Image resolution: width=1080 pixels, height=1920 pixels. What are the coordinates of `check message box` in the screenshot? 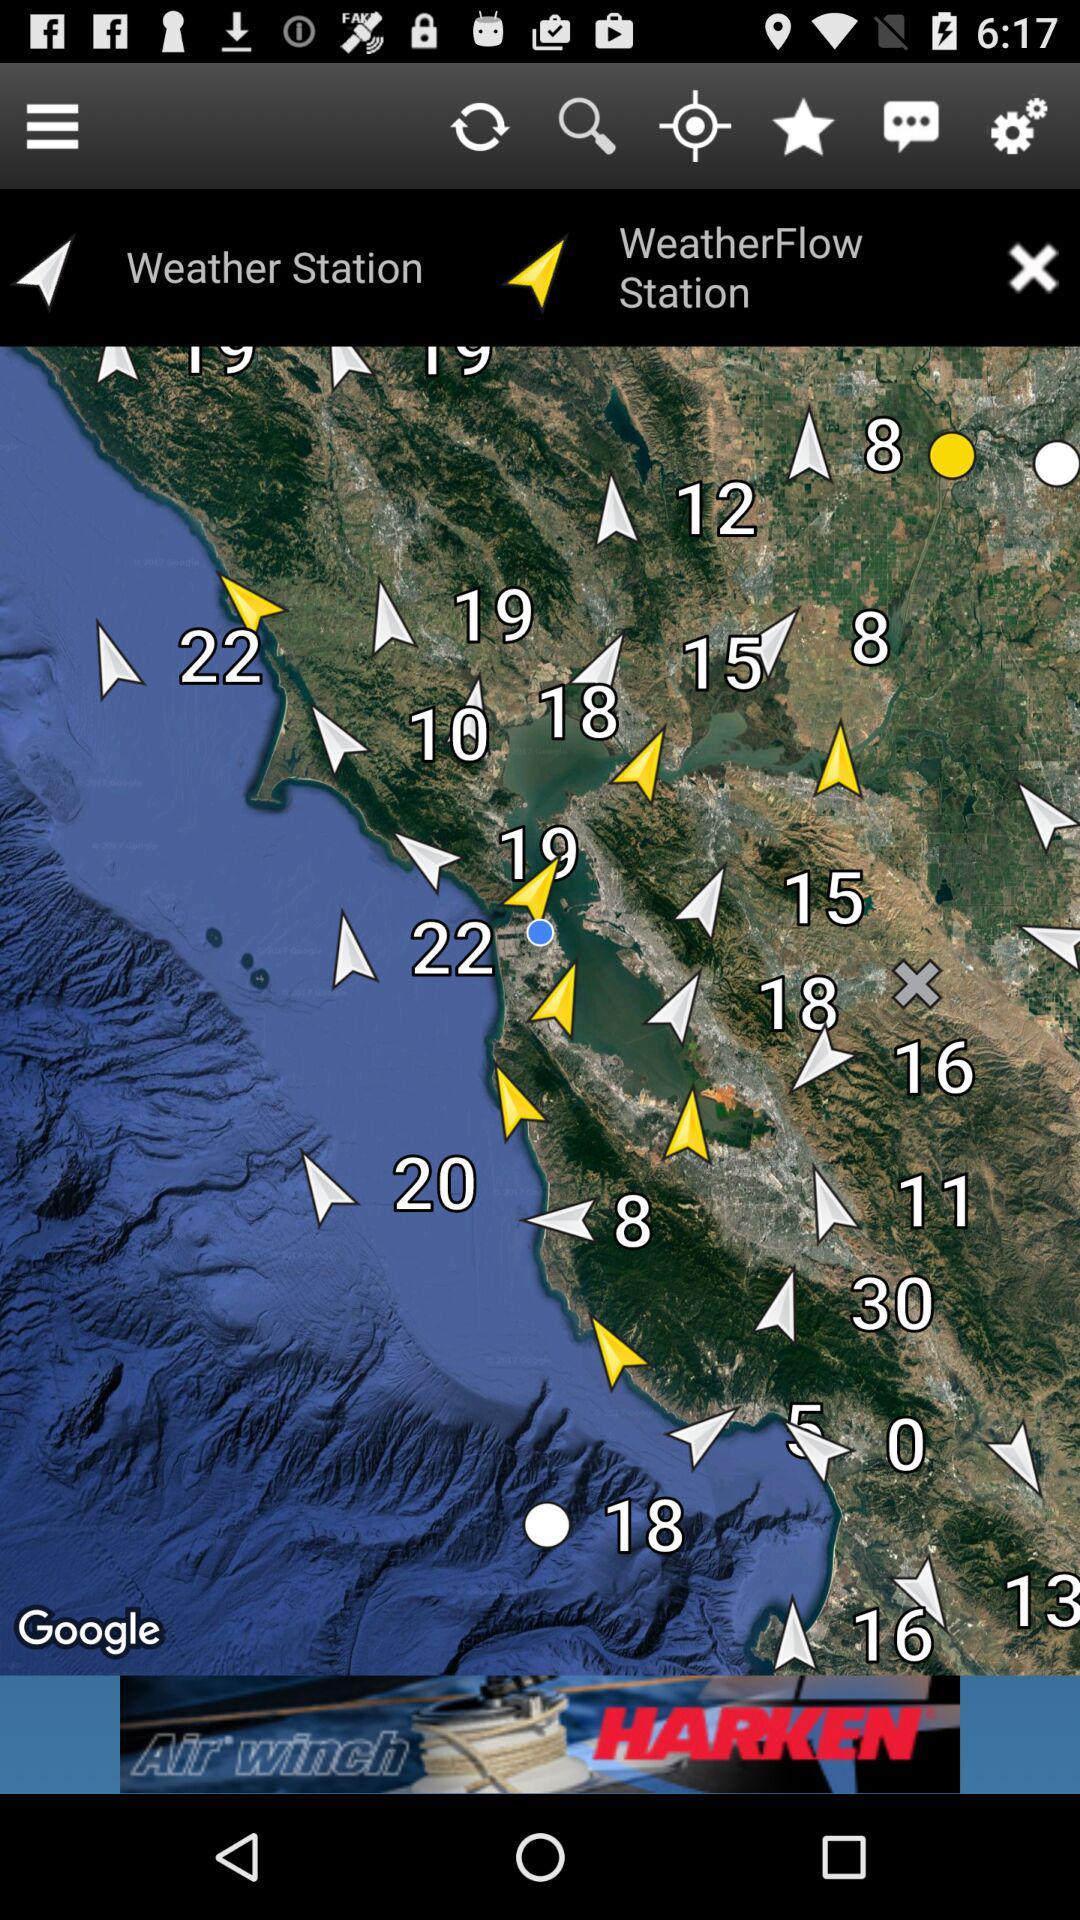 It's located at (911, 124).